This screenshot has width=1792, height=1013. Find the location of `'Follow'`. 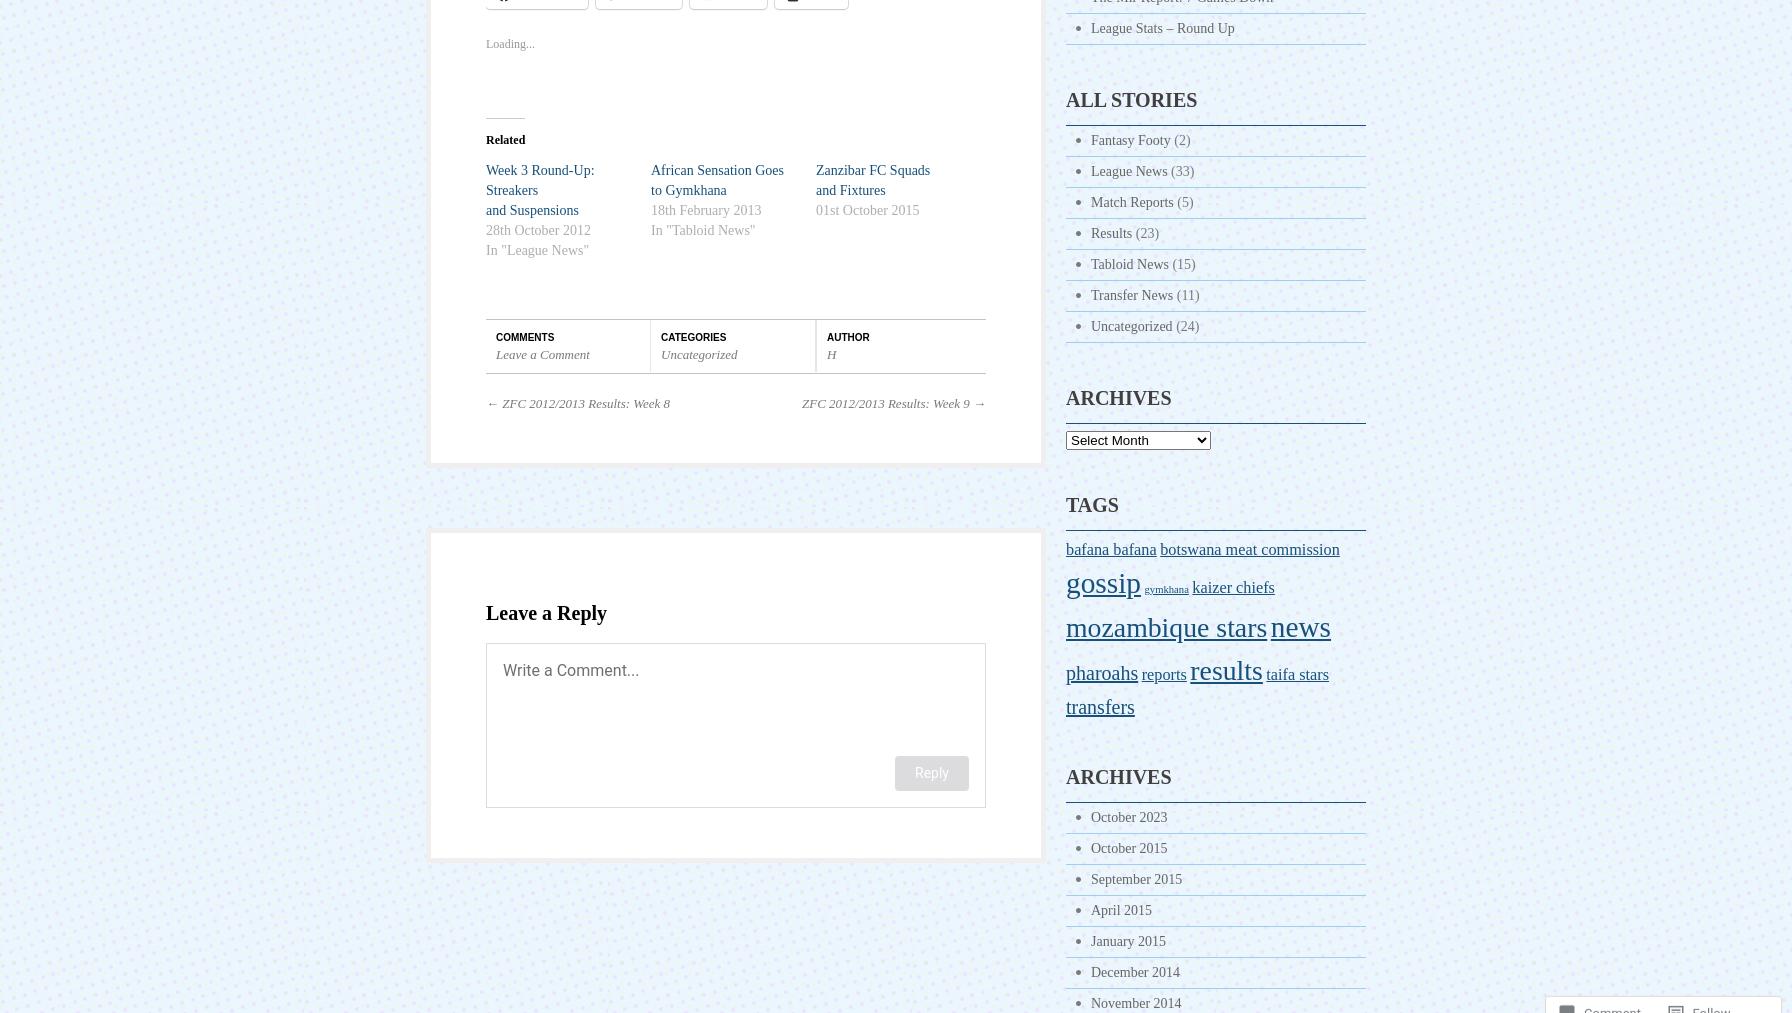

'Follow' is located at coordinates (1711, 959).